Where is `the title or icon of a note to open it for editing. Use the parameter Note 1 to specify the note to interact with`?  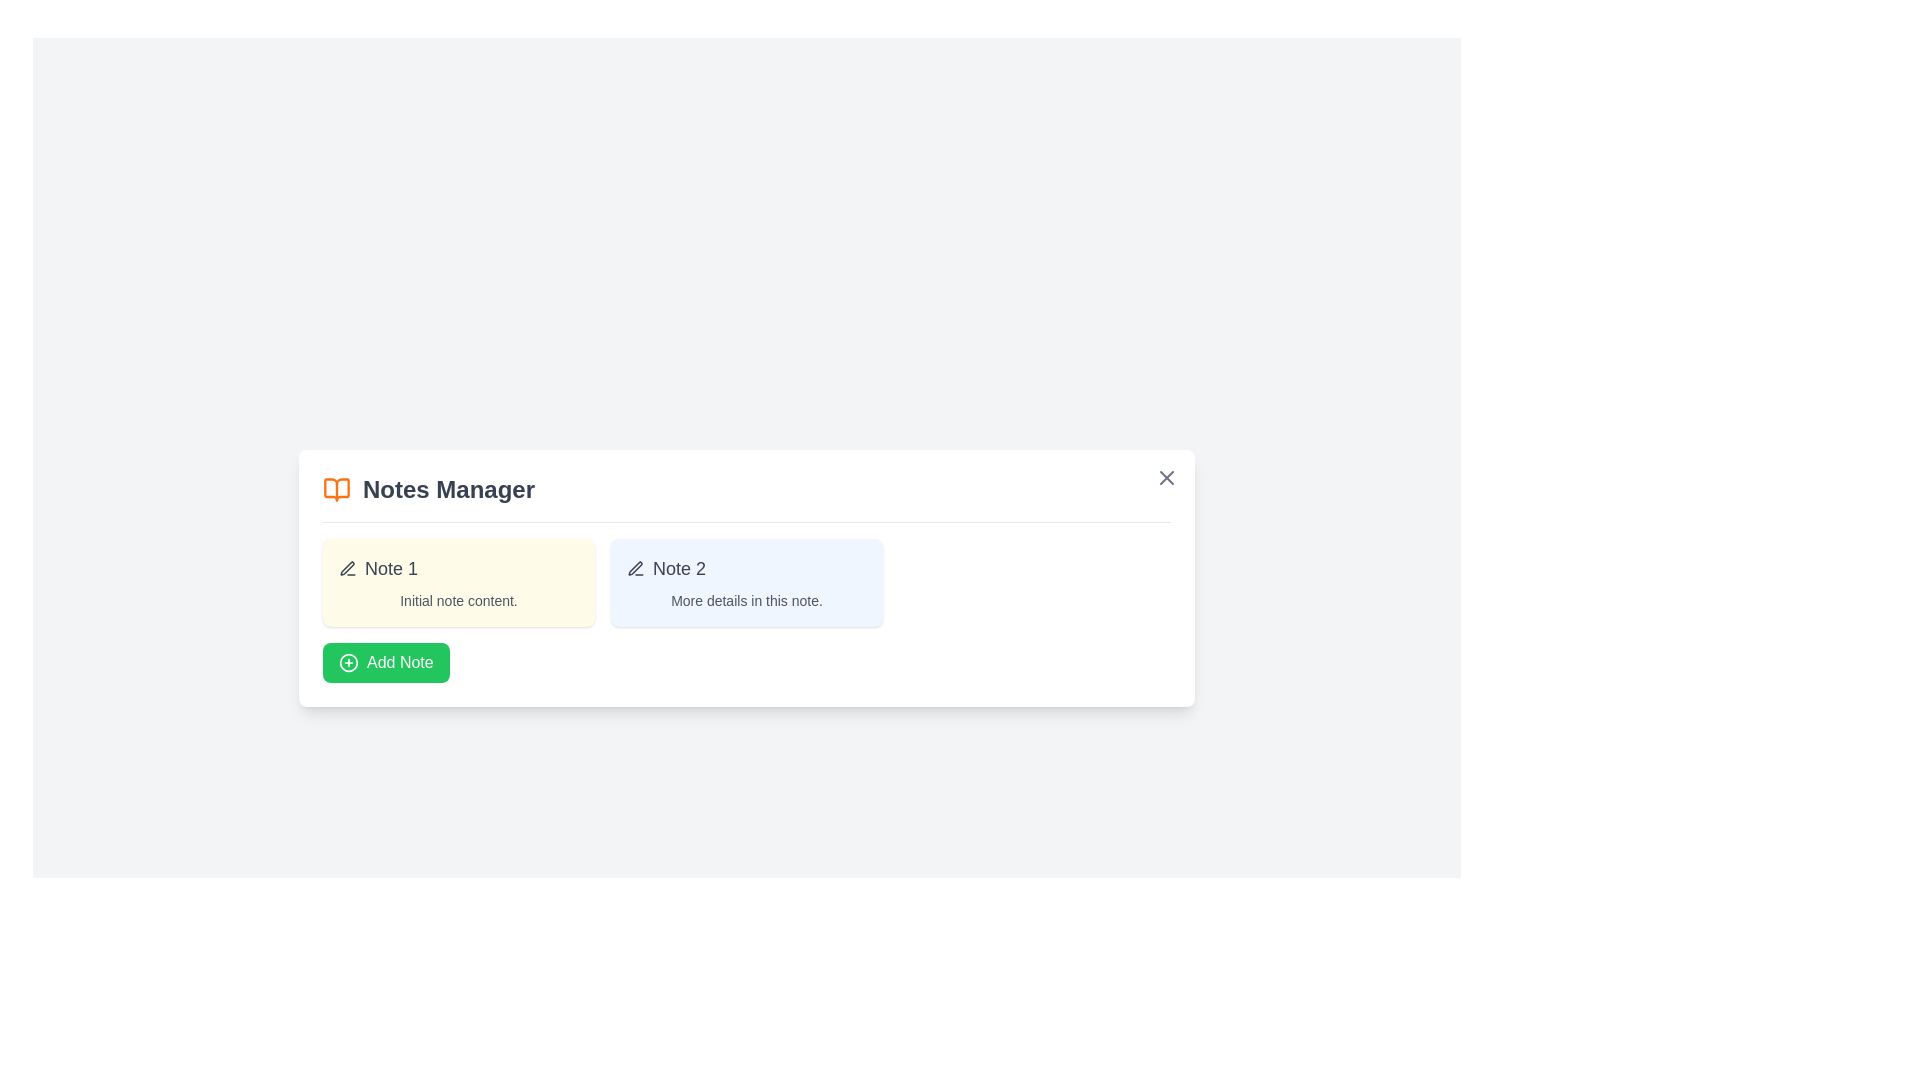
the title or icon of a note to open it for editing. Use the parameter Note 1 to specify the note to interact with is located at coordinates (458, 568).